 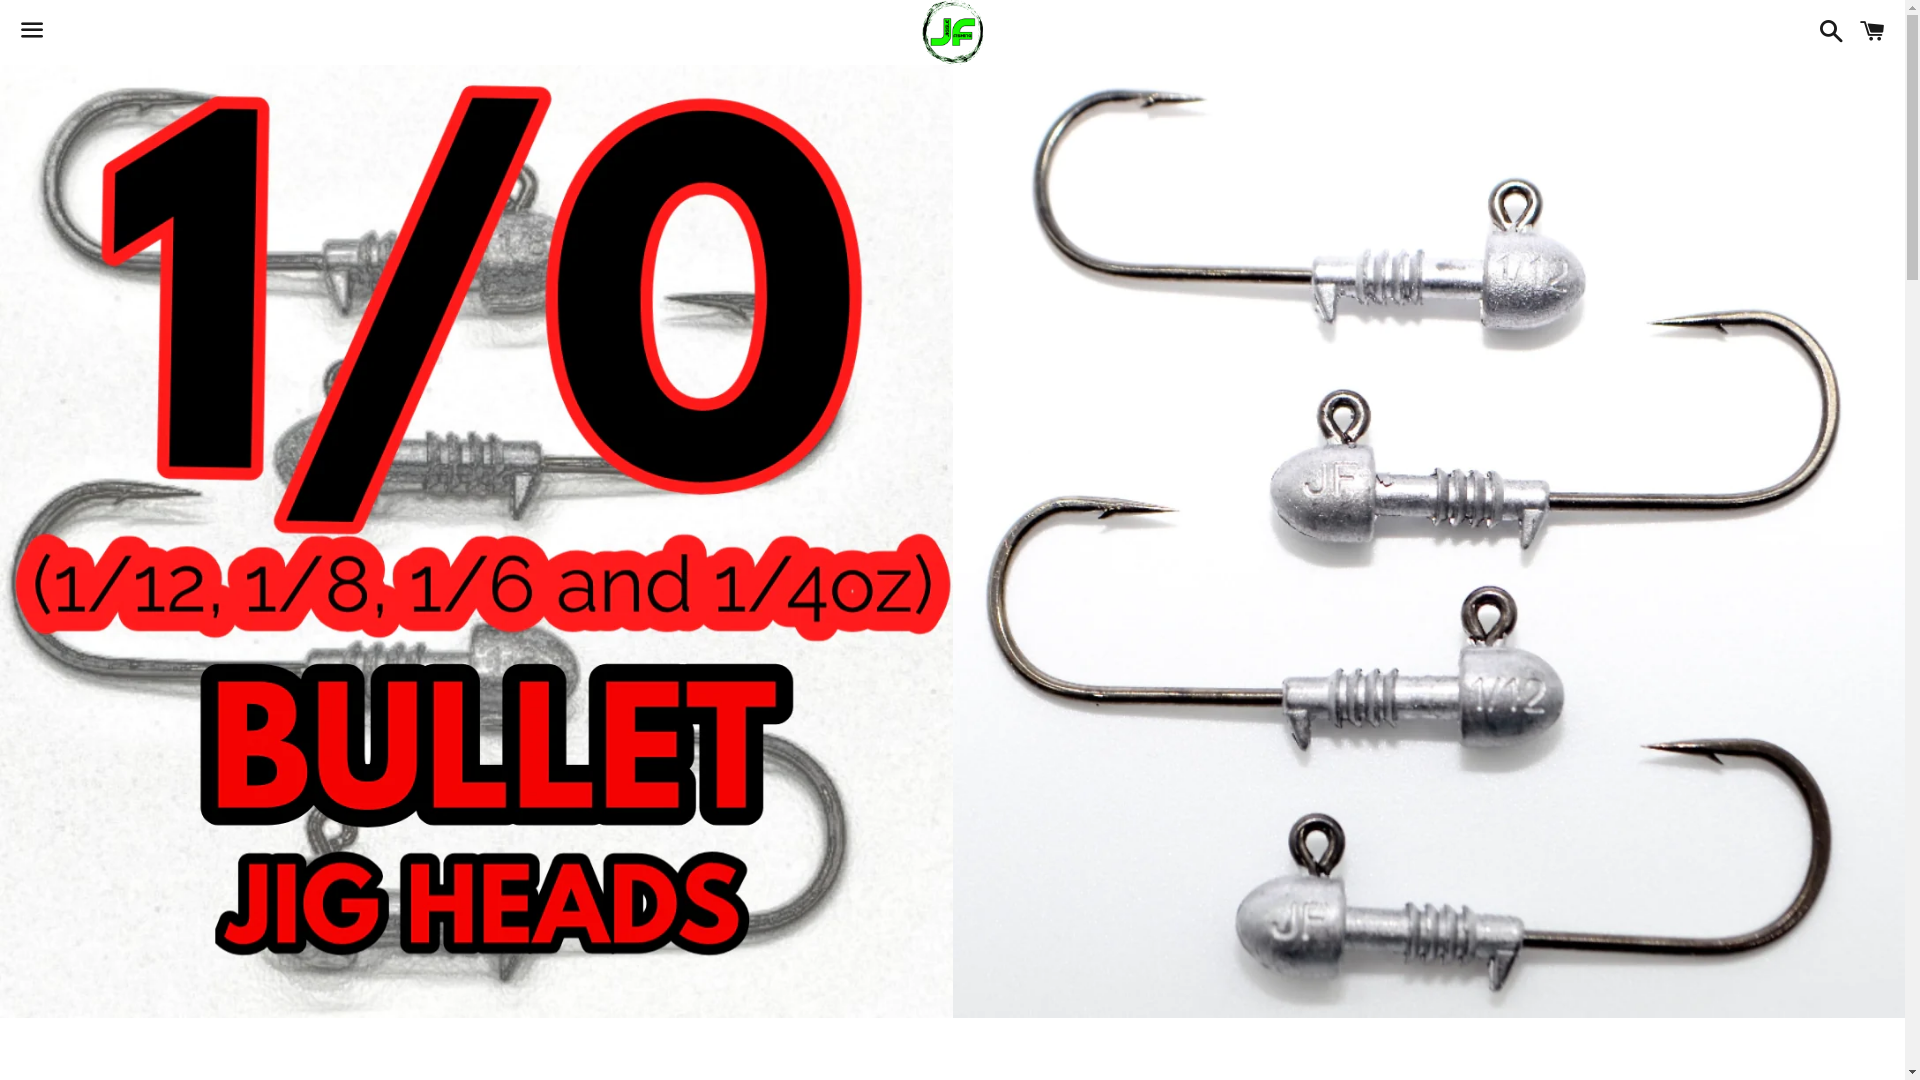 What do you see at coordinates (1871, 31) in the screenshot?
I see `'Cart'` at bounding box center [1871, 31].